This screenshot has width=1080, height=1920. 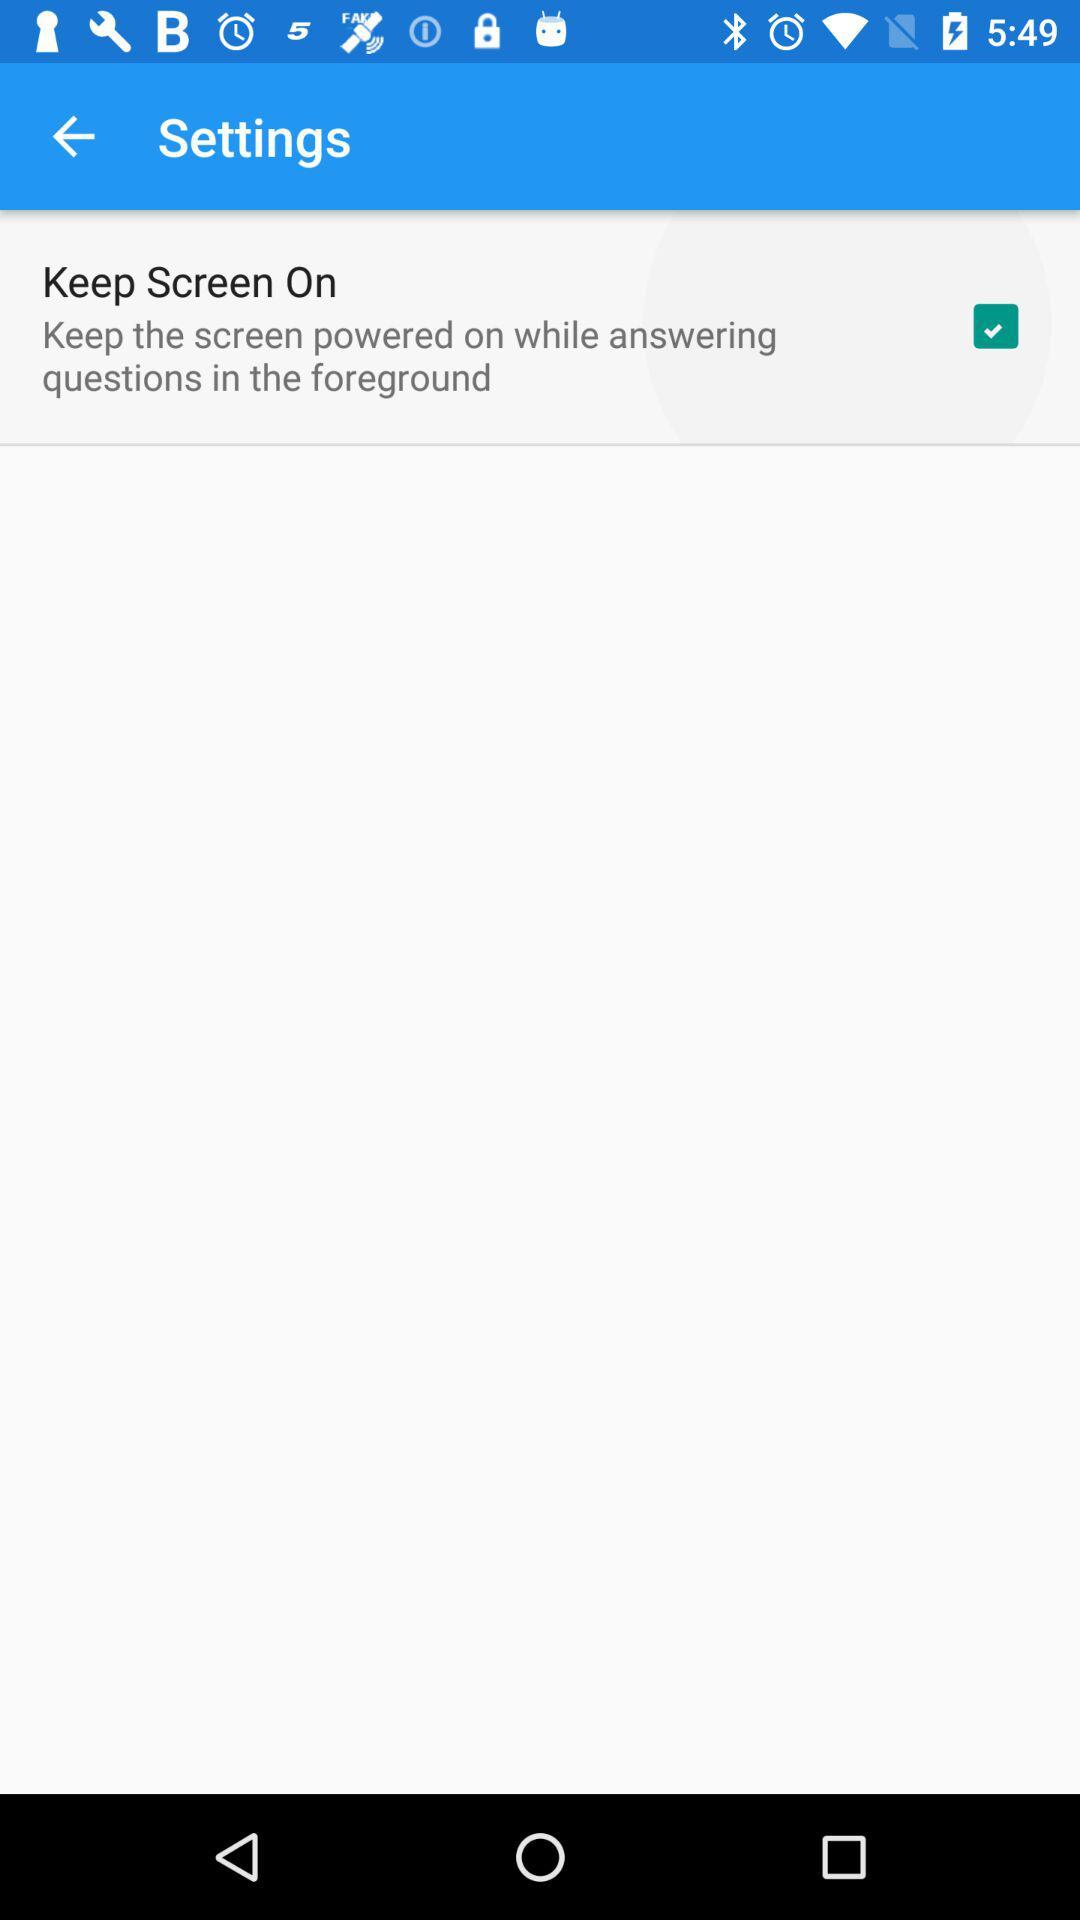 What do you see at coordinates (995, 326) in the screenshot?
I see `icon at the top right corner` at bounding box center [995, 326].